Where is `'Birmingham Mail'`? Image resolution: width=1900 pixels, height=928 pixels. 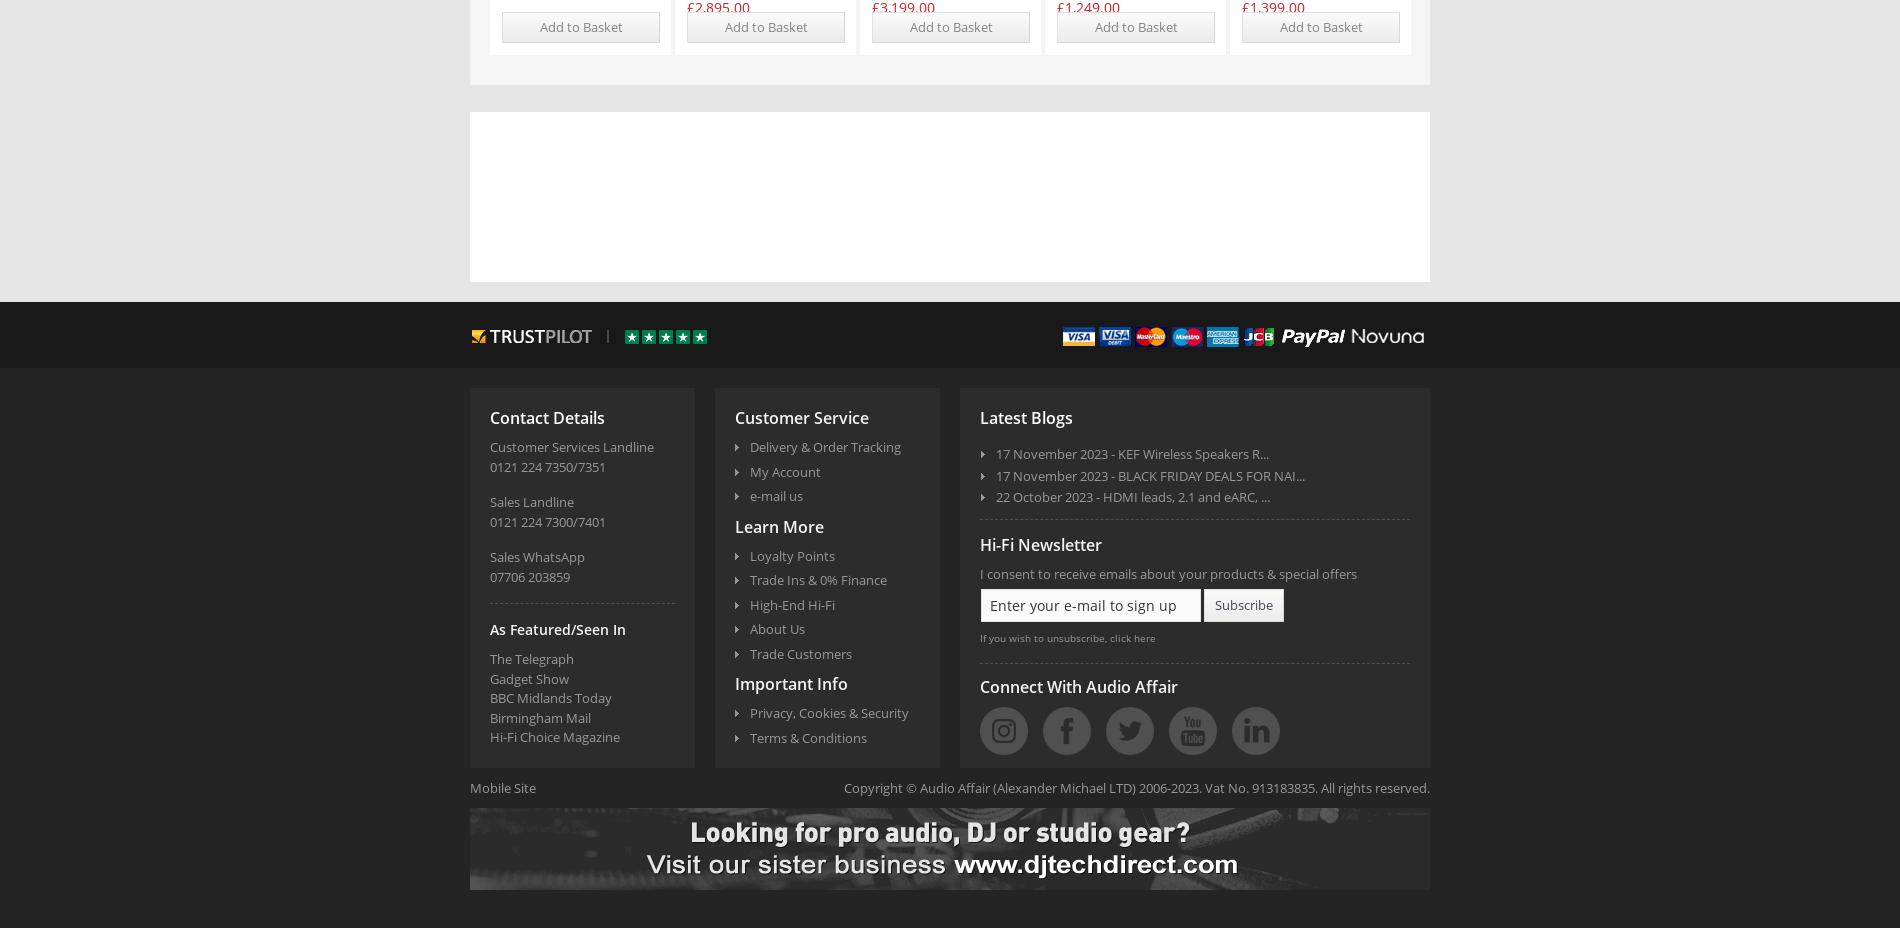
'Birmingham Mail' is located at coordinates (490, 715).